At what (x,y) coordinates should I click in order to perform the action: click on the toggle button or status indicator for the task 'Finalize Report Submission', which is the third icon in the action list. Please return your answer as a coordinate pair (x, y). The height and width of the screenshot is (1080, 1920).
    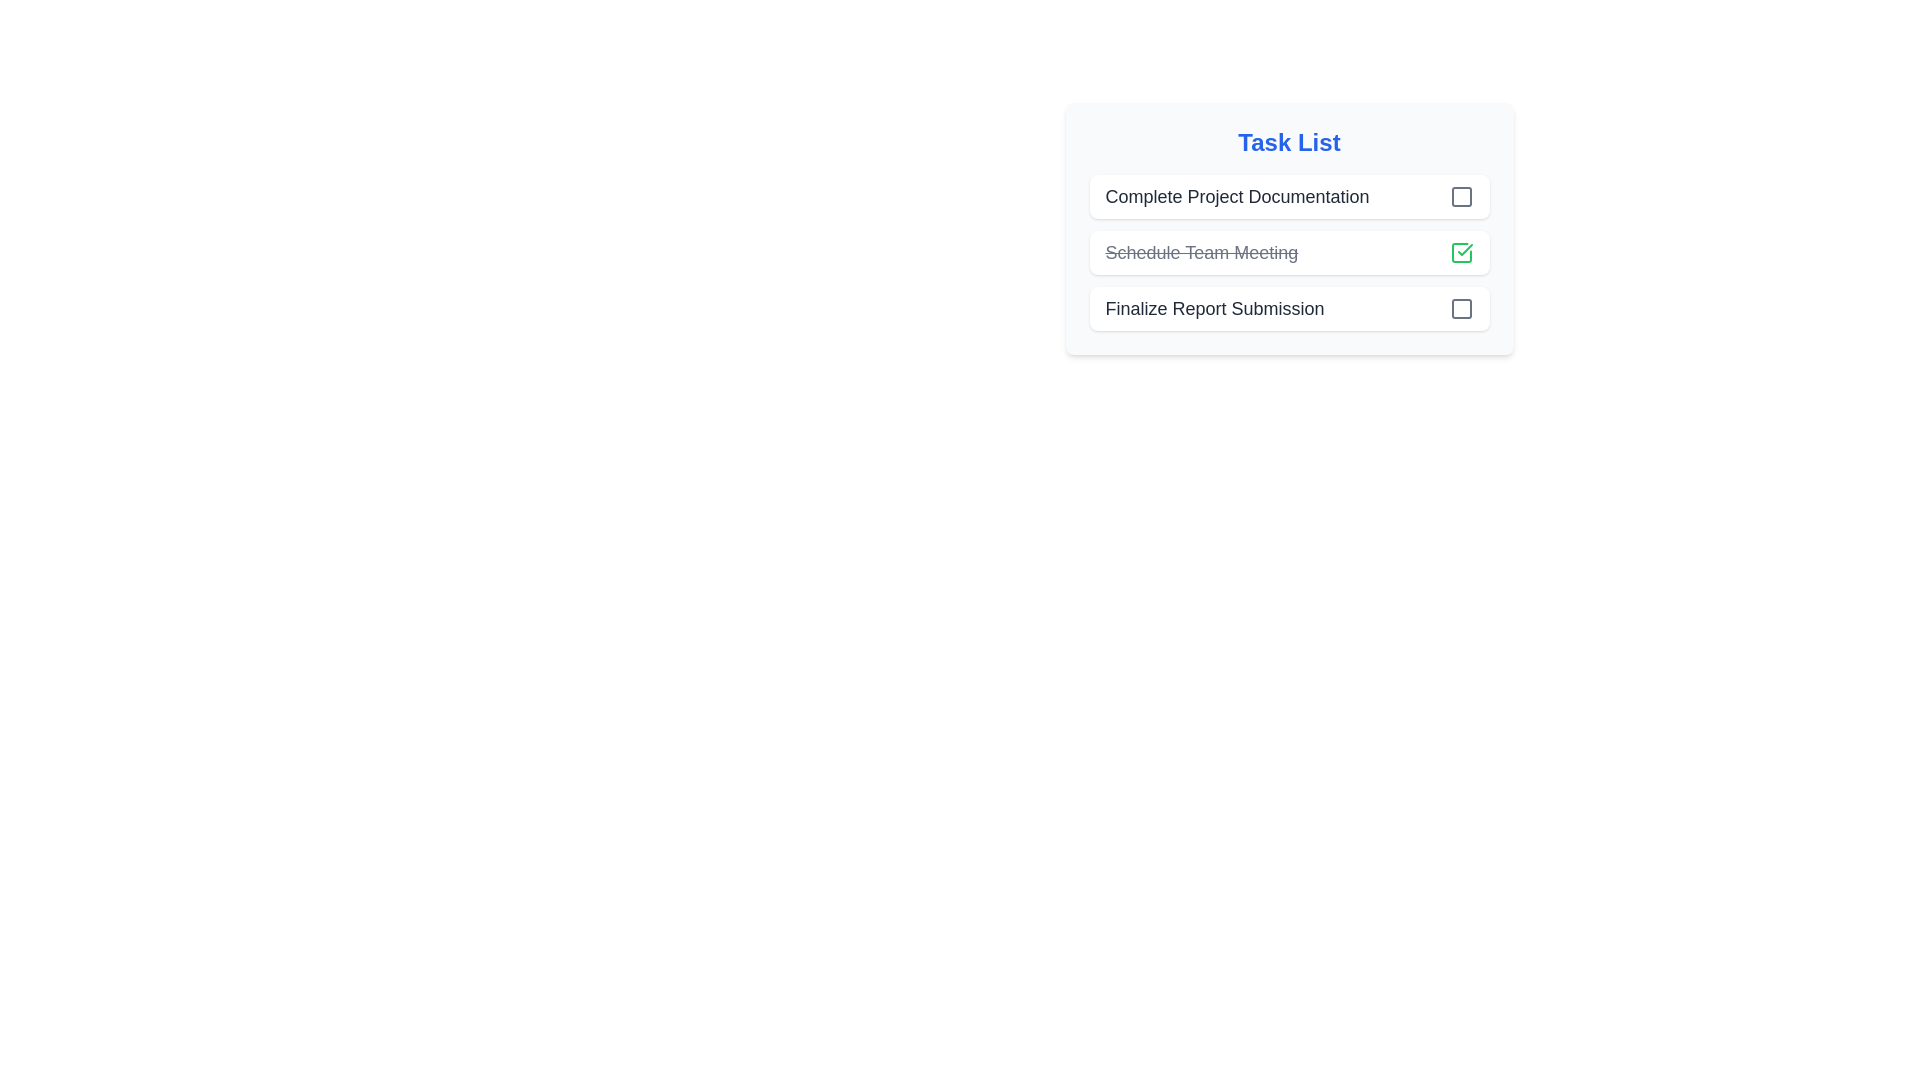
    Looking at the image, I should click on (1461, 308).